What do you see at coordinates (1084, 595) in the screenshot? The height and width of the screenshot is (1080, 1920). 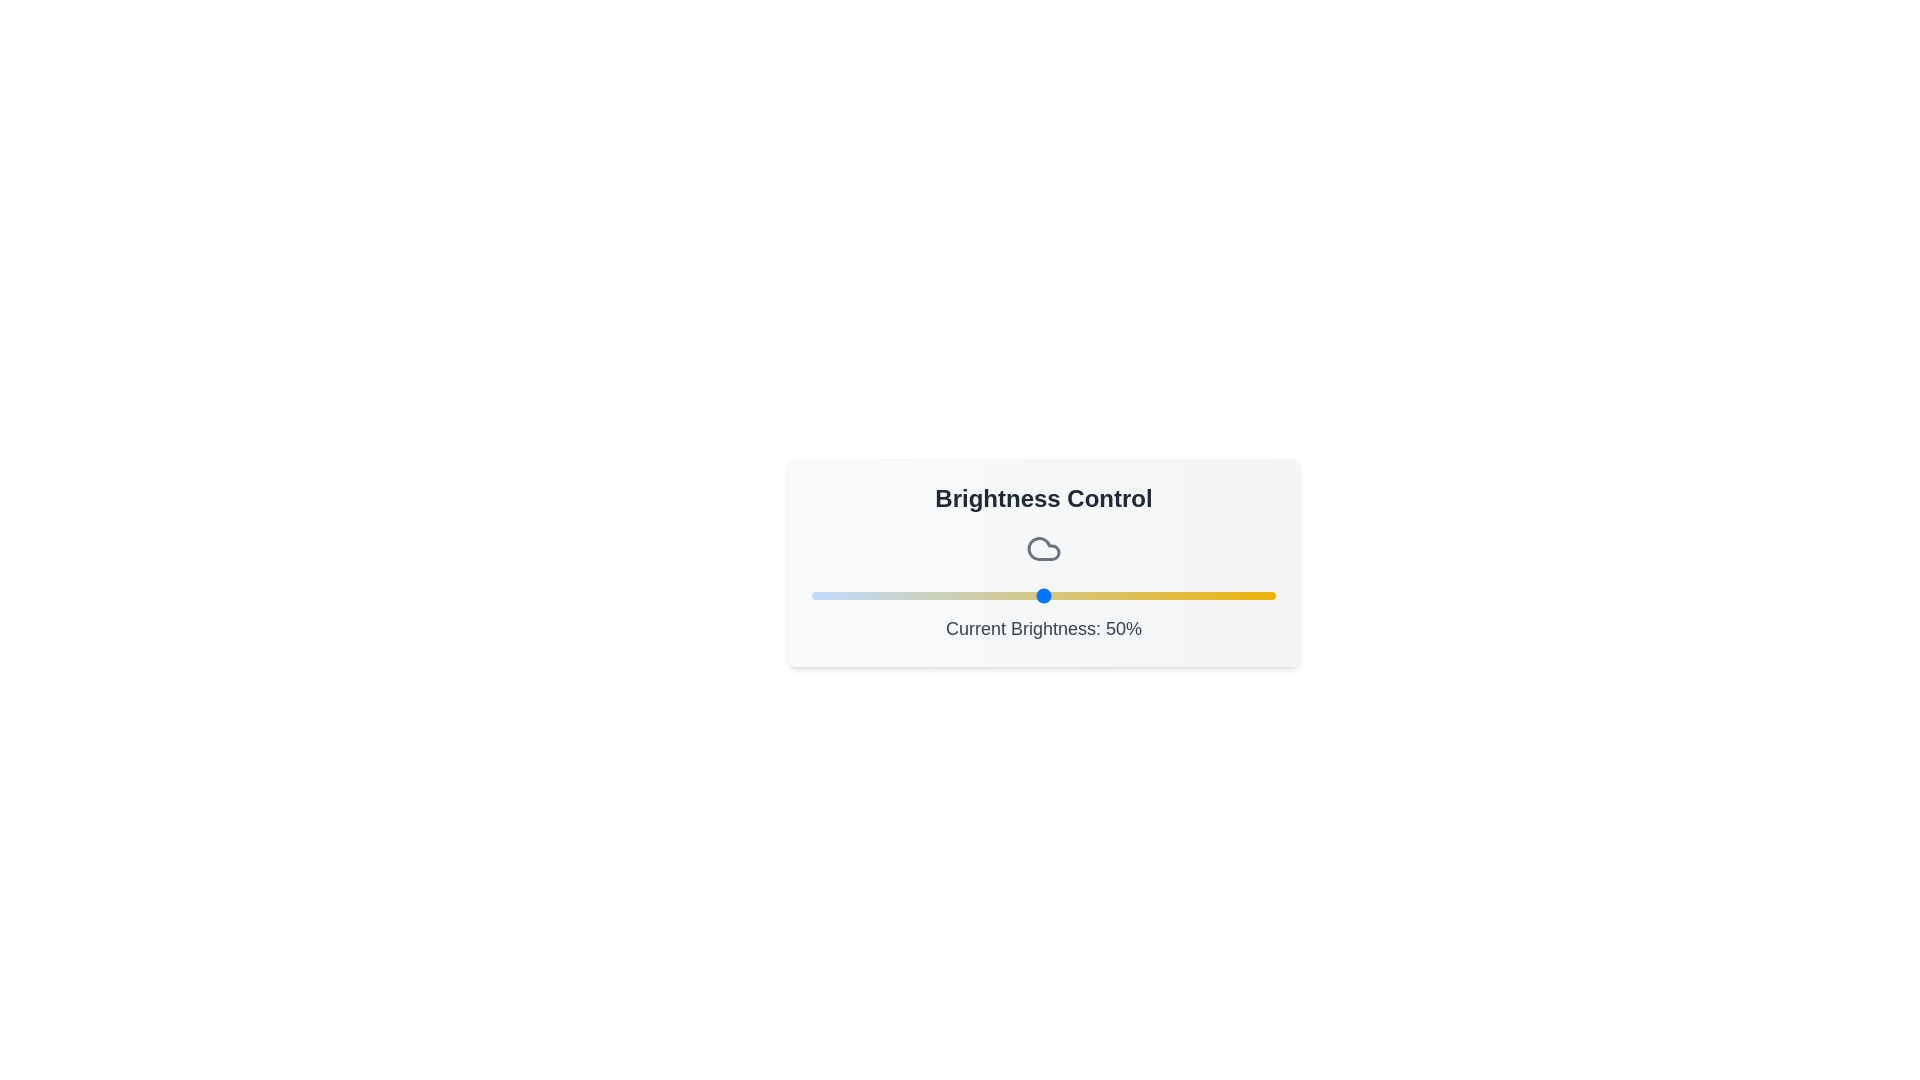 I see `the brightness slider to 59% to observe the icon change` at bounding box center [1084, 595].